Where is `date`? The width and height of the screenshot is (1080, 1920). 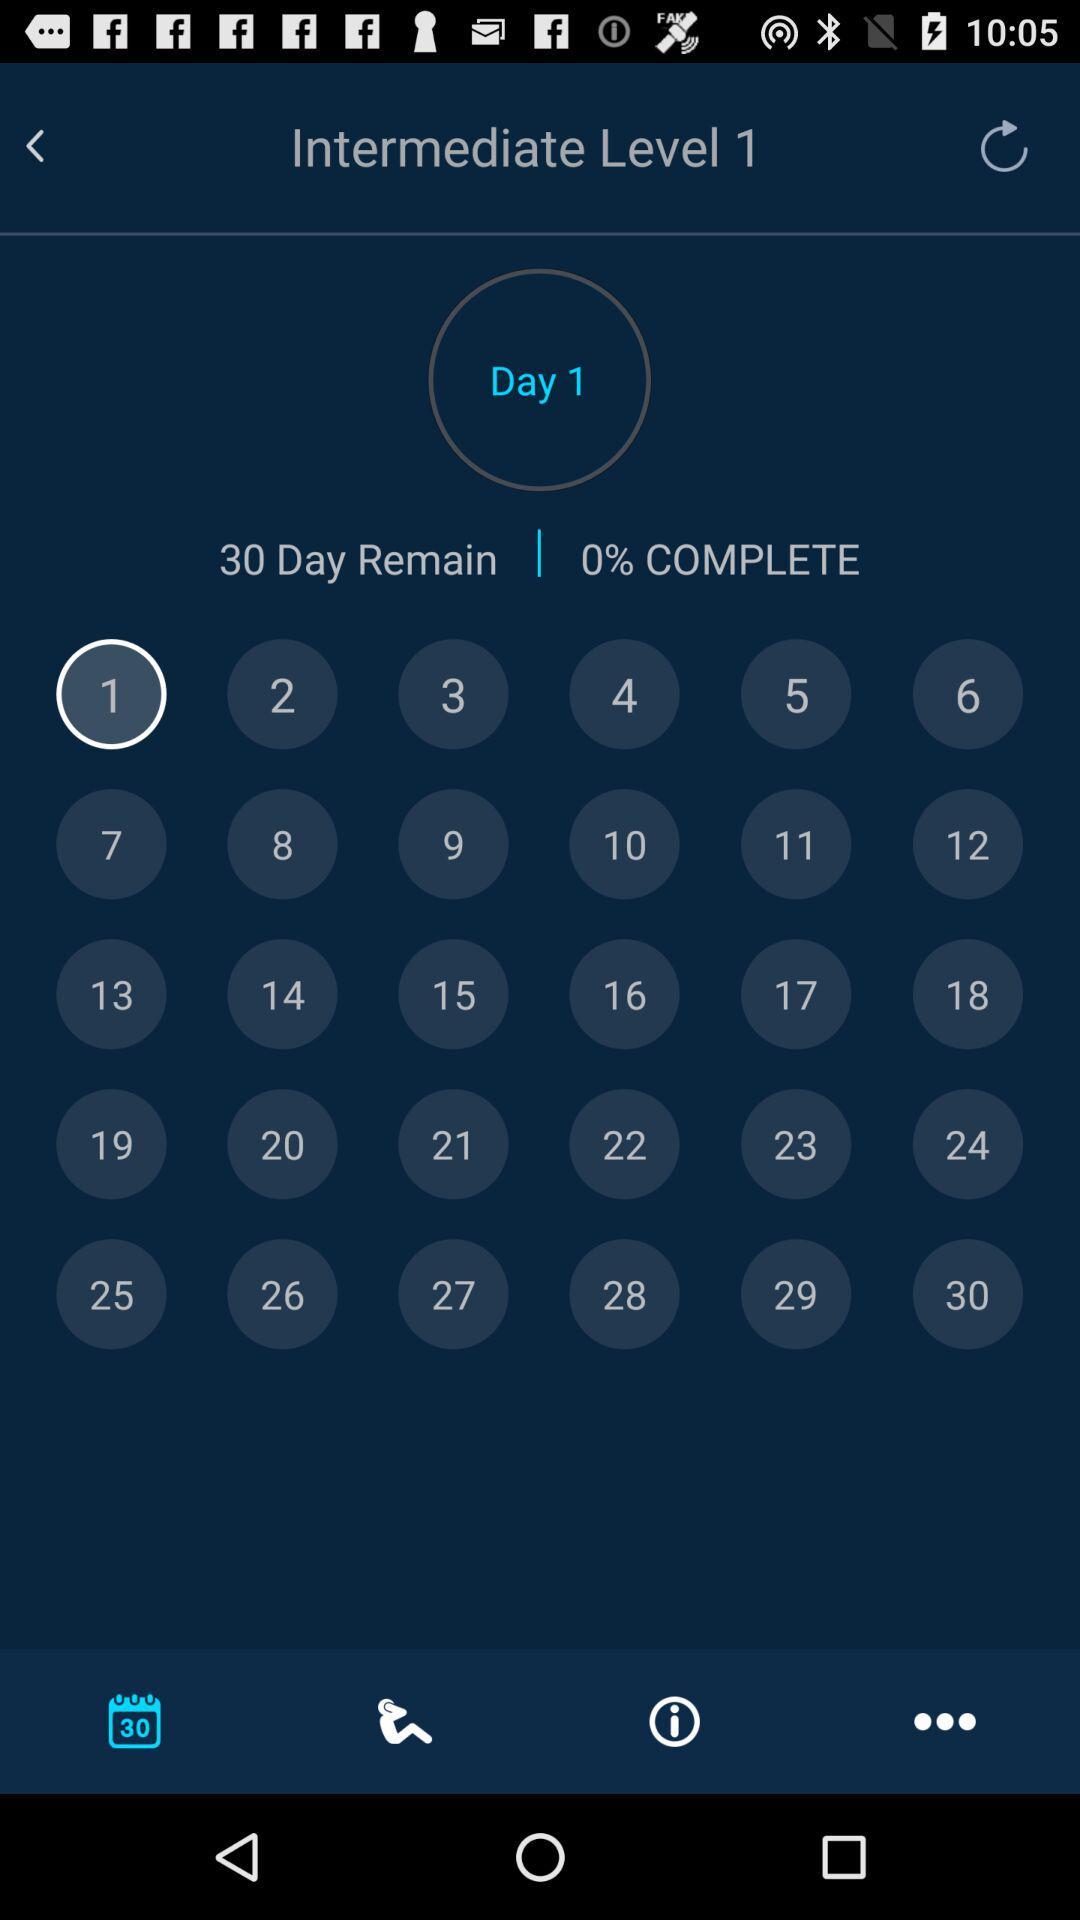
date is located at coordinates (966, 844).